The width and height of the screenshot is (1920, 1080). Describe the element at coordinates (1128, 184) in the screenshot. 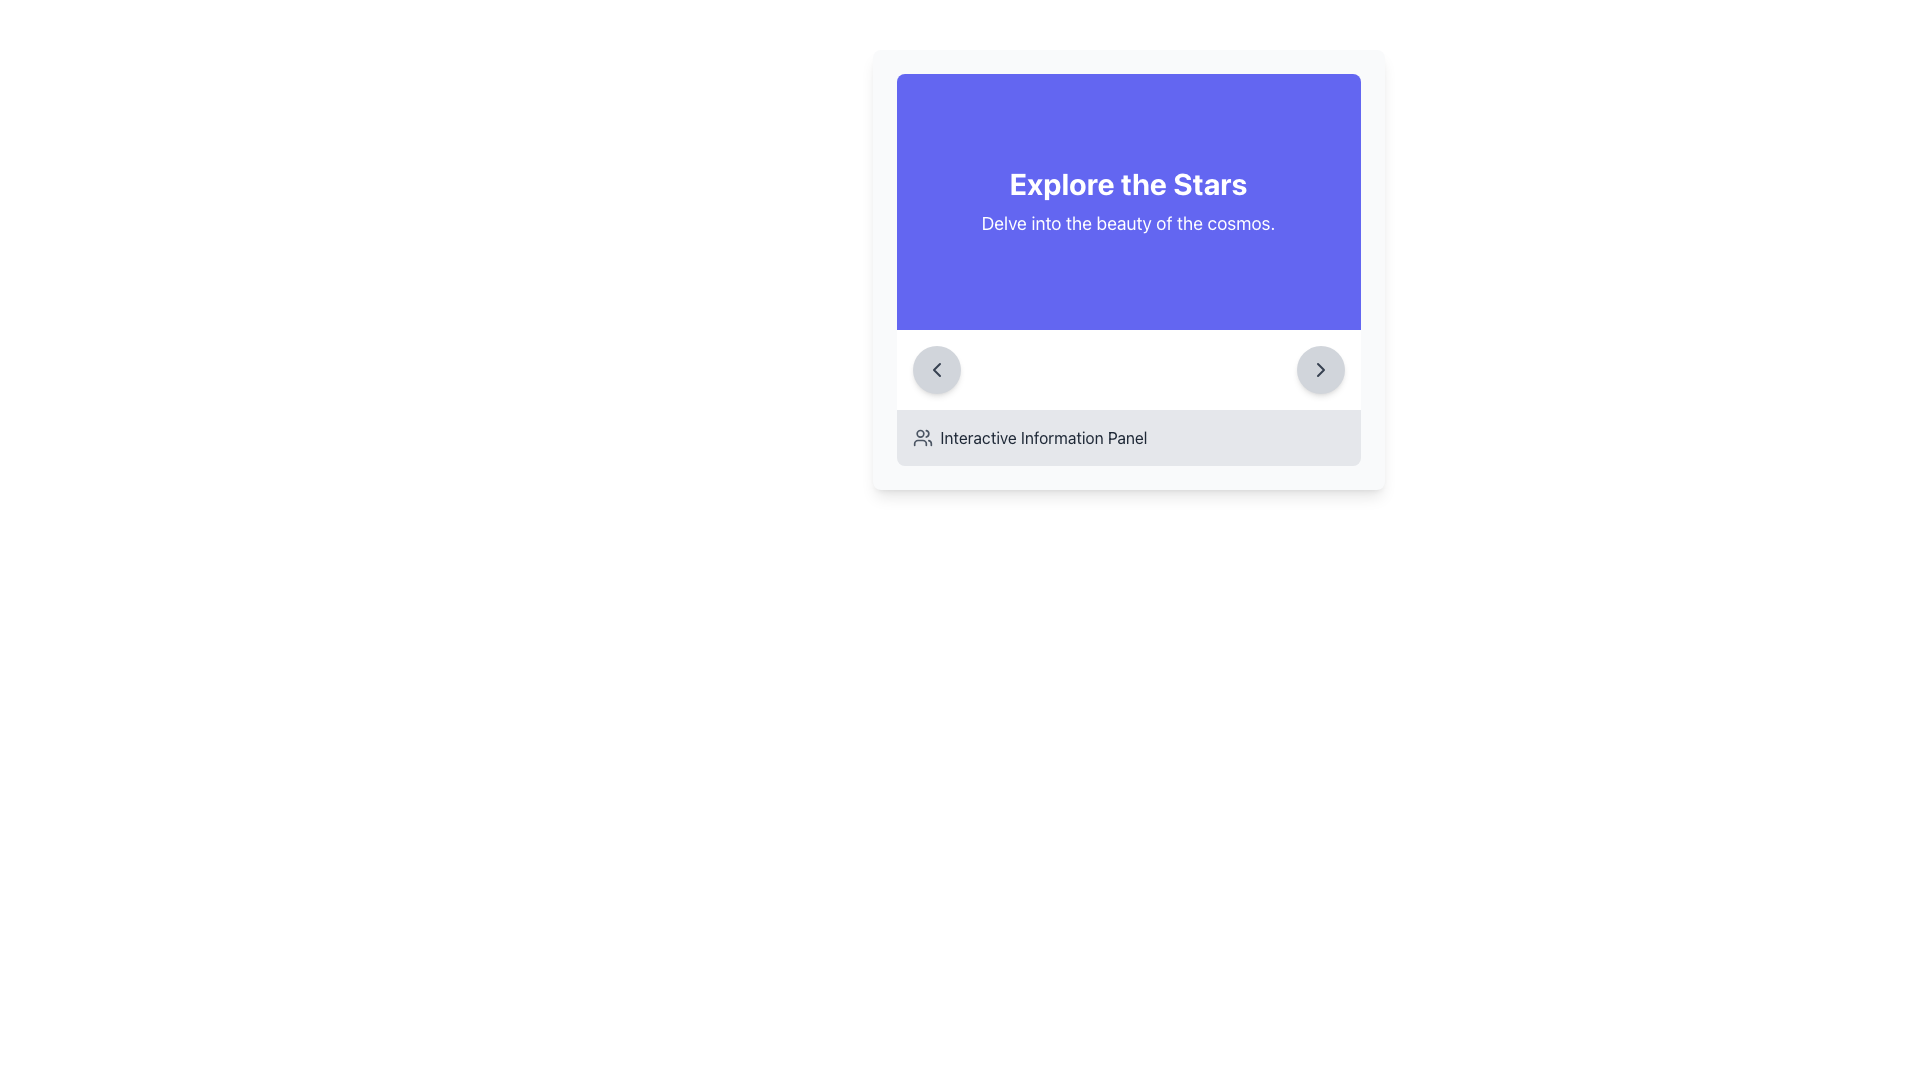

I see `the non-interactive Text Label that serves as a title or headline, positioned at the top of a purple rectangular block, above the subtitle 'Delve into the beauty of the cosmos.'` at that location.